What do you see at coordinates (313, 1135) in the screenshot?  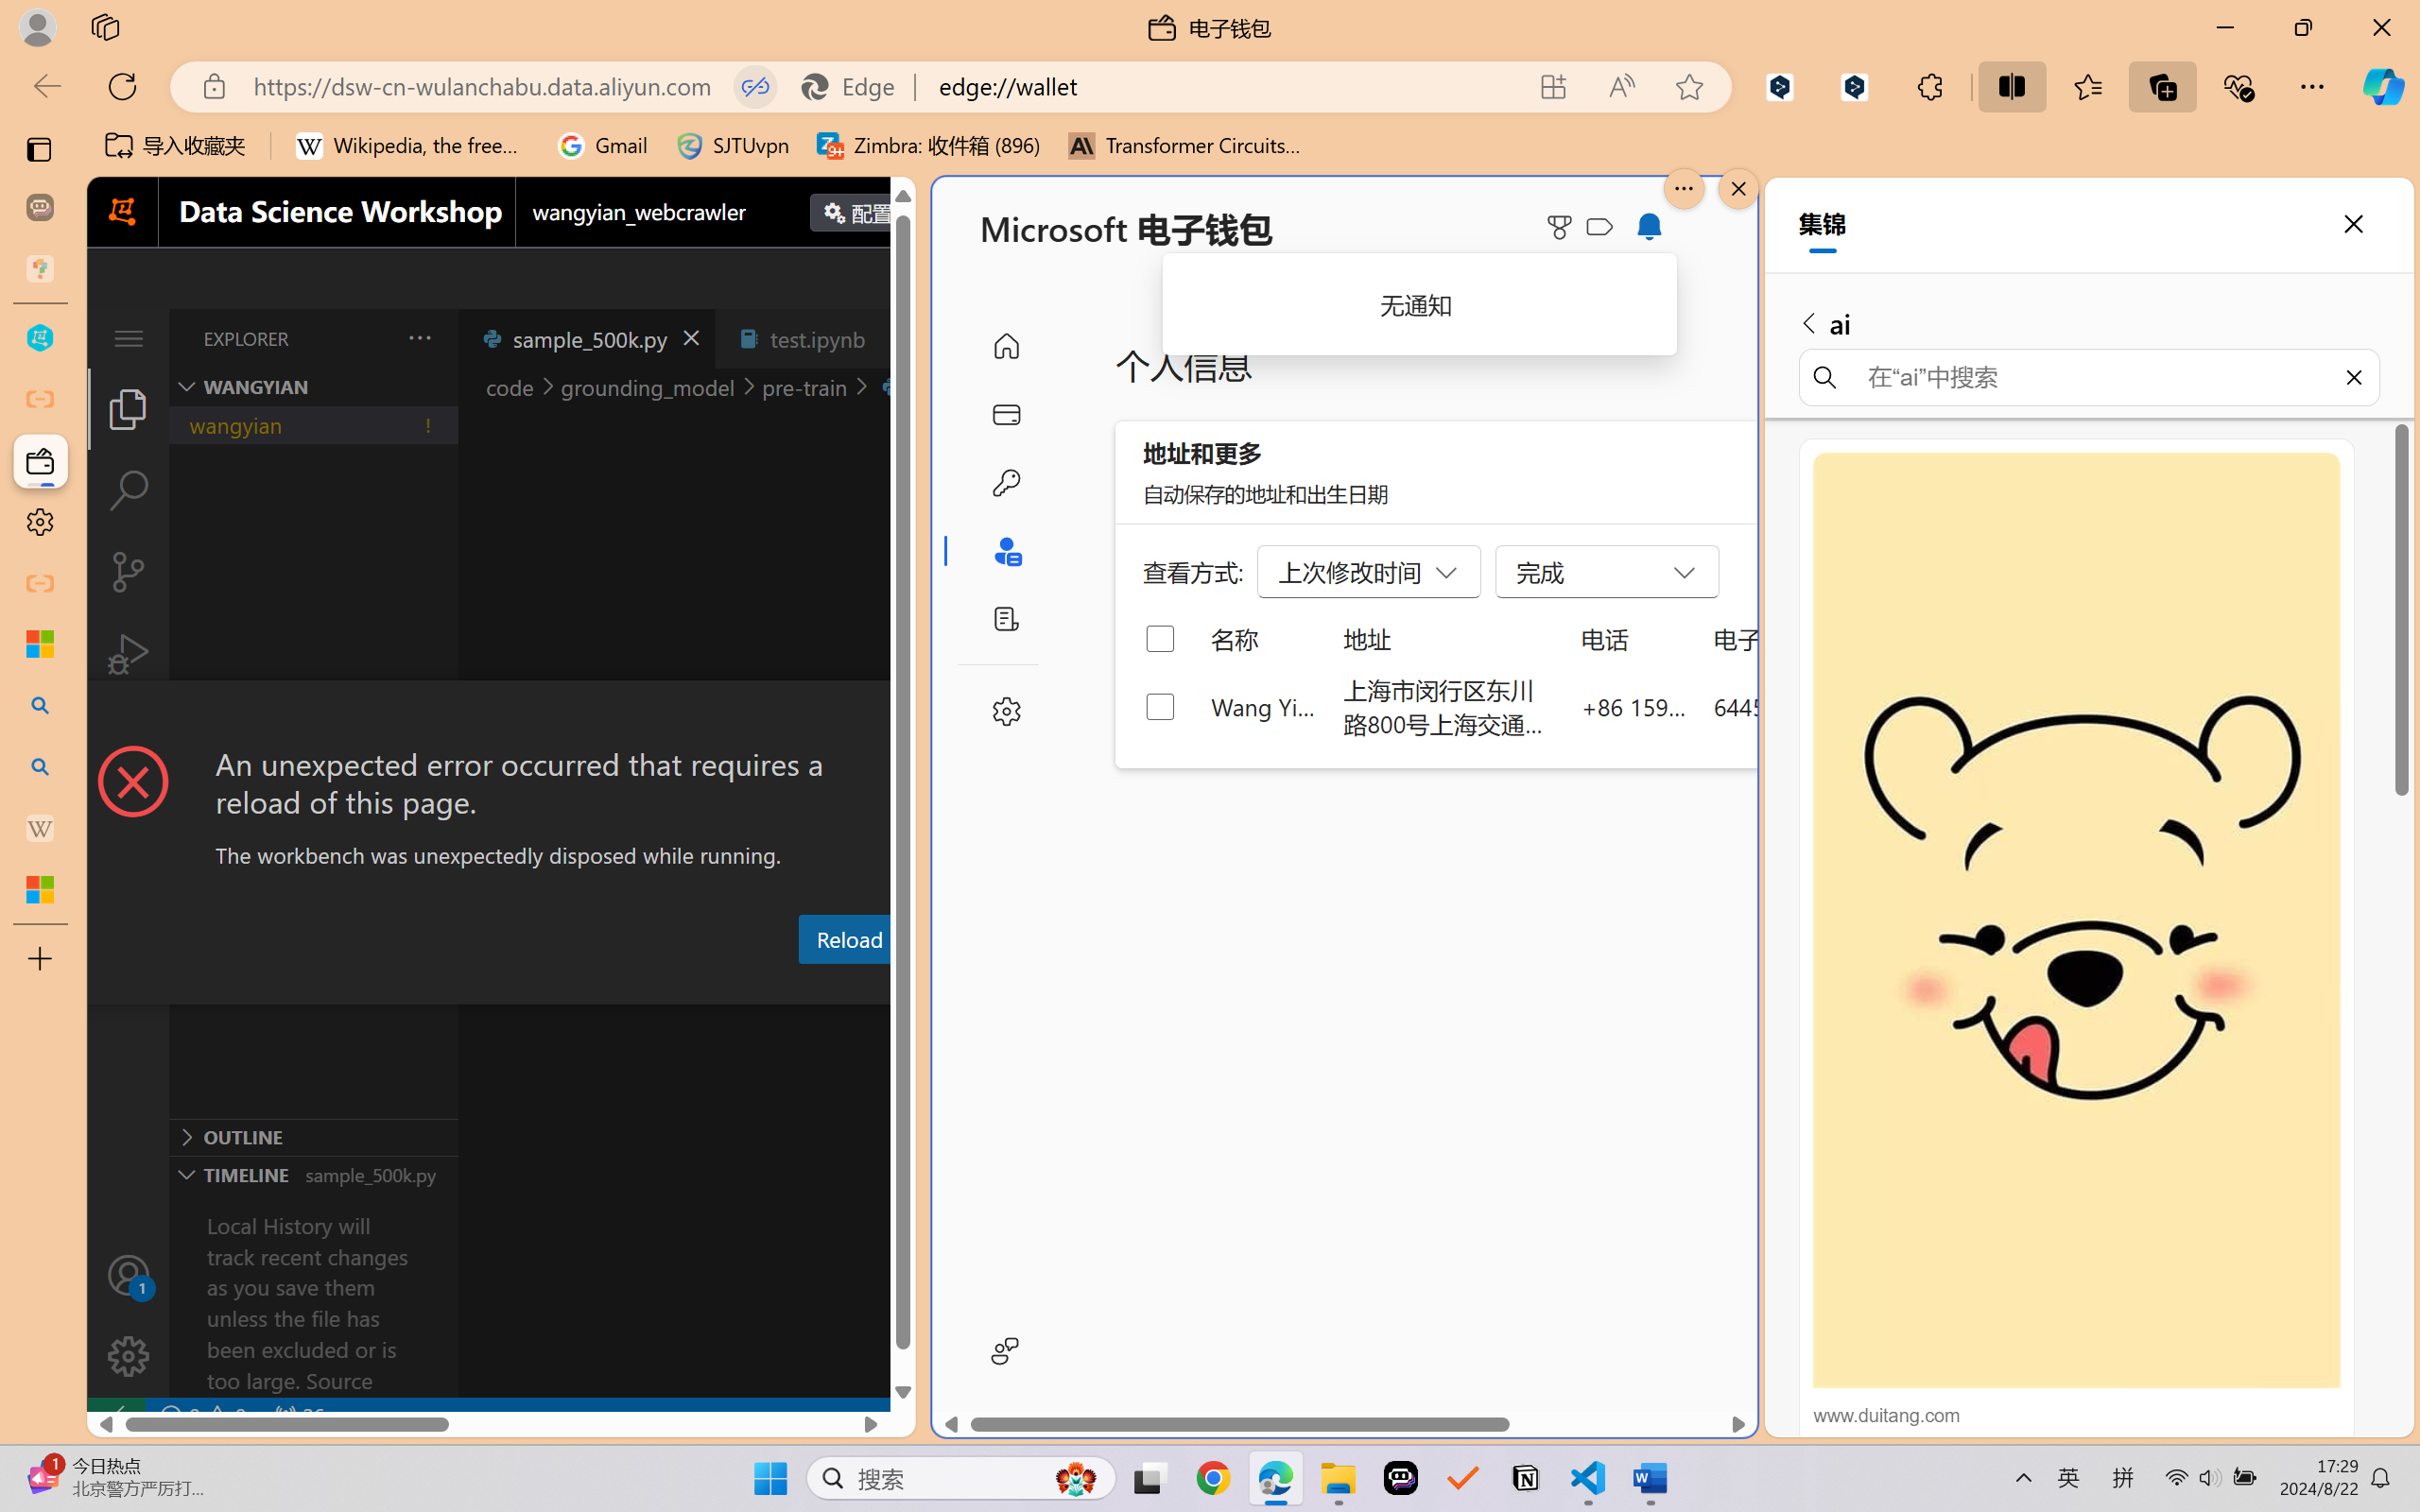 I see `'Outline Section'` at bounding box center [313, 1135].